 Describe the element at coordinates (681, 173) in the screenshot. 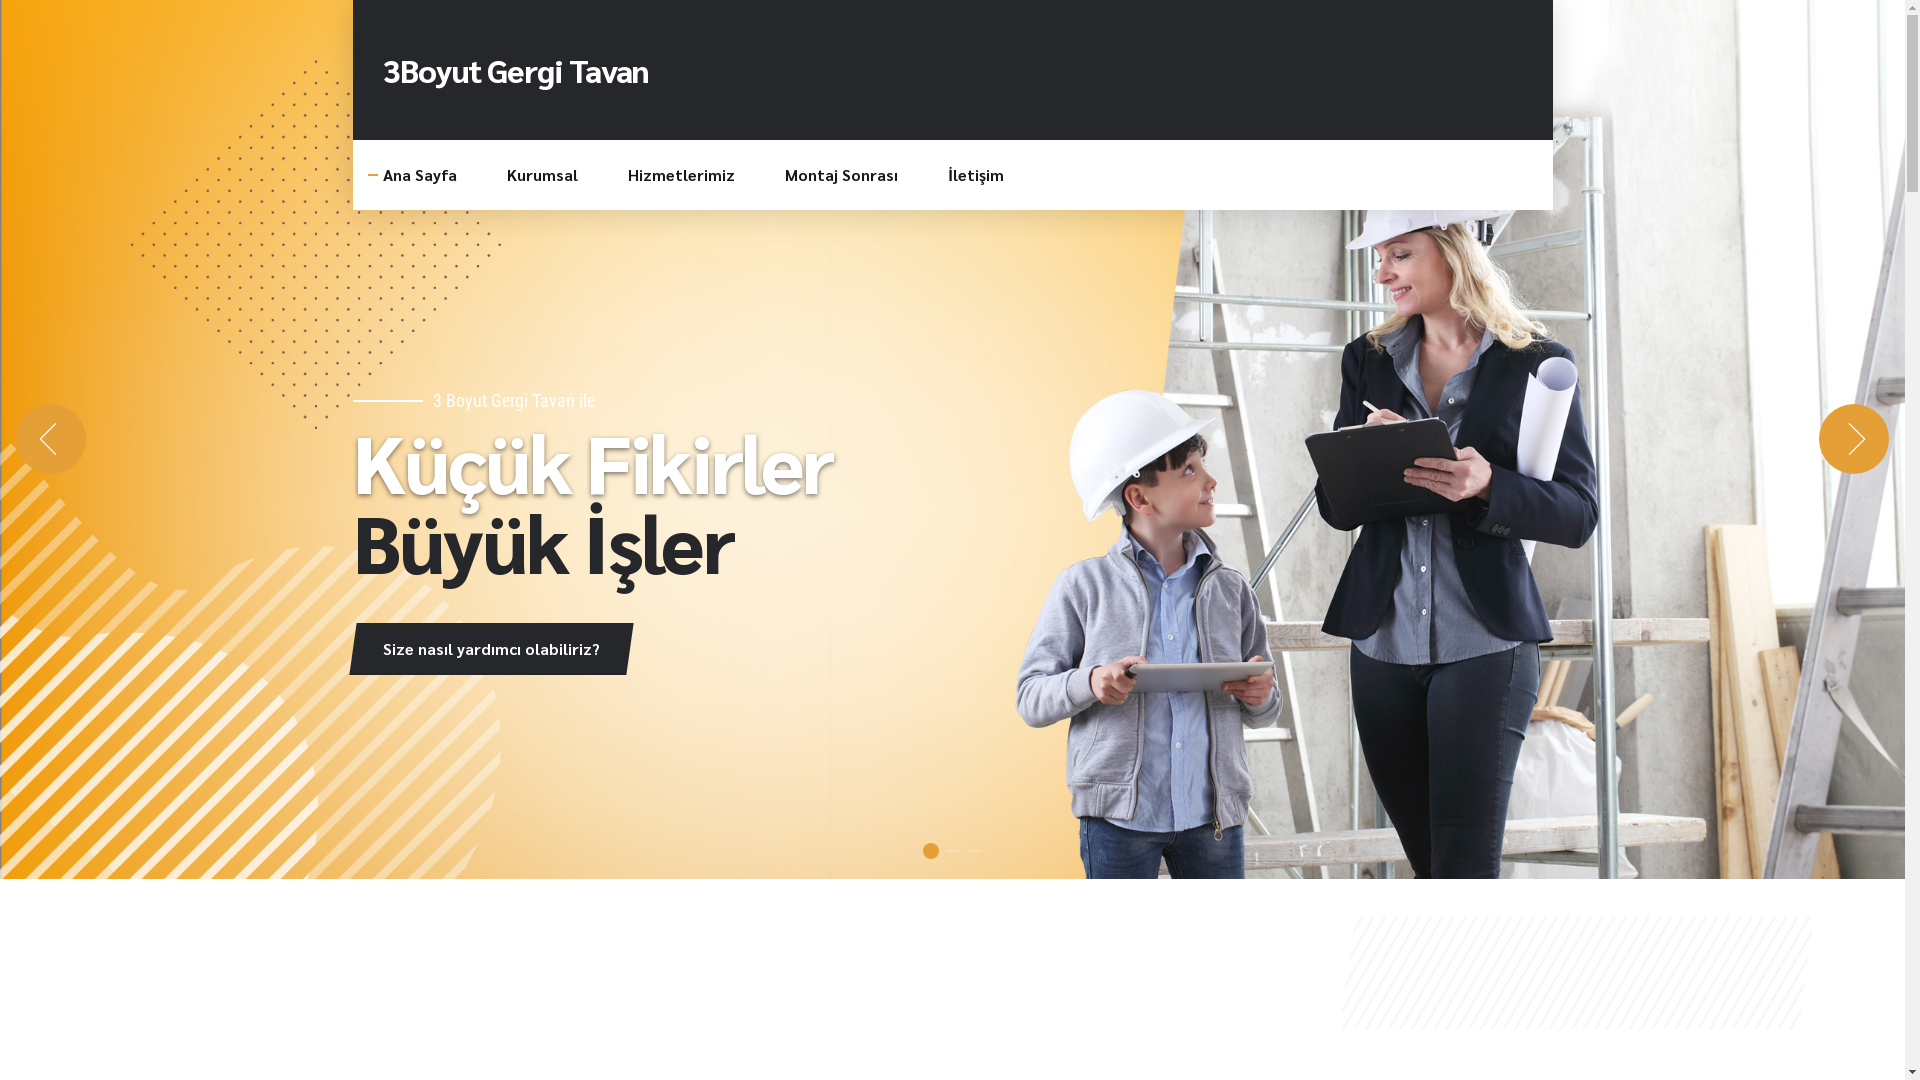

I see `'Hizmetlerimiz'` at that location.